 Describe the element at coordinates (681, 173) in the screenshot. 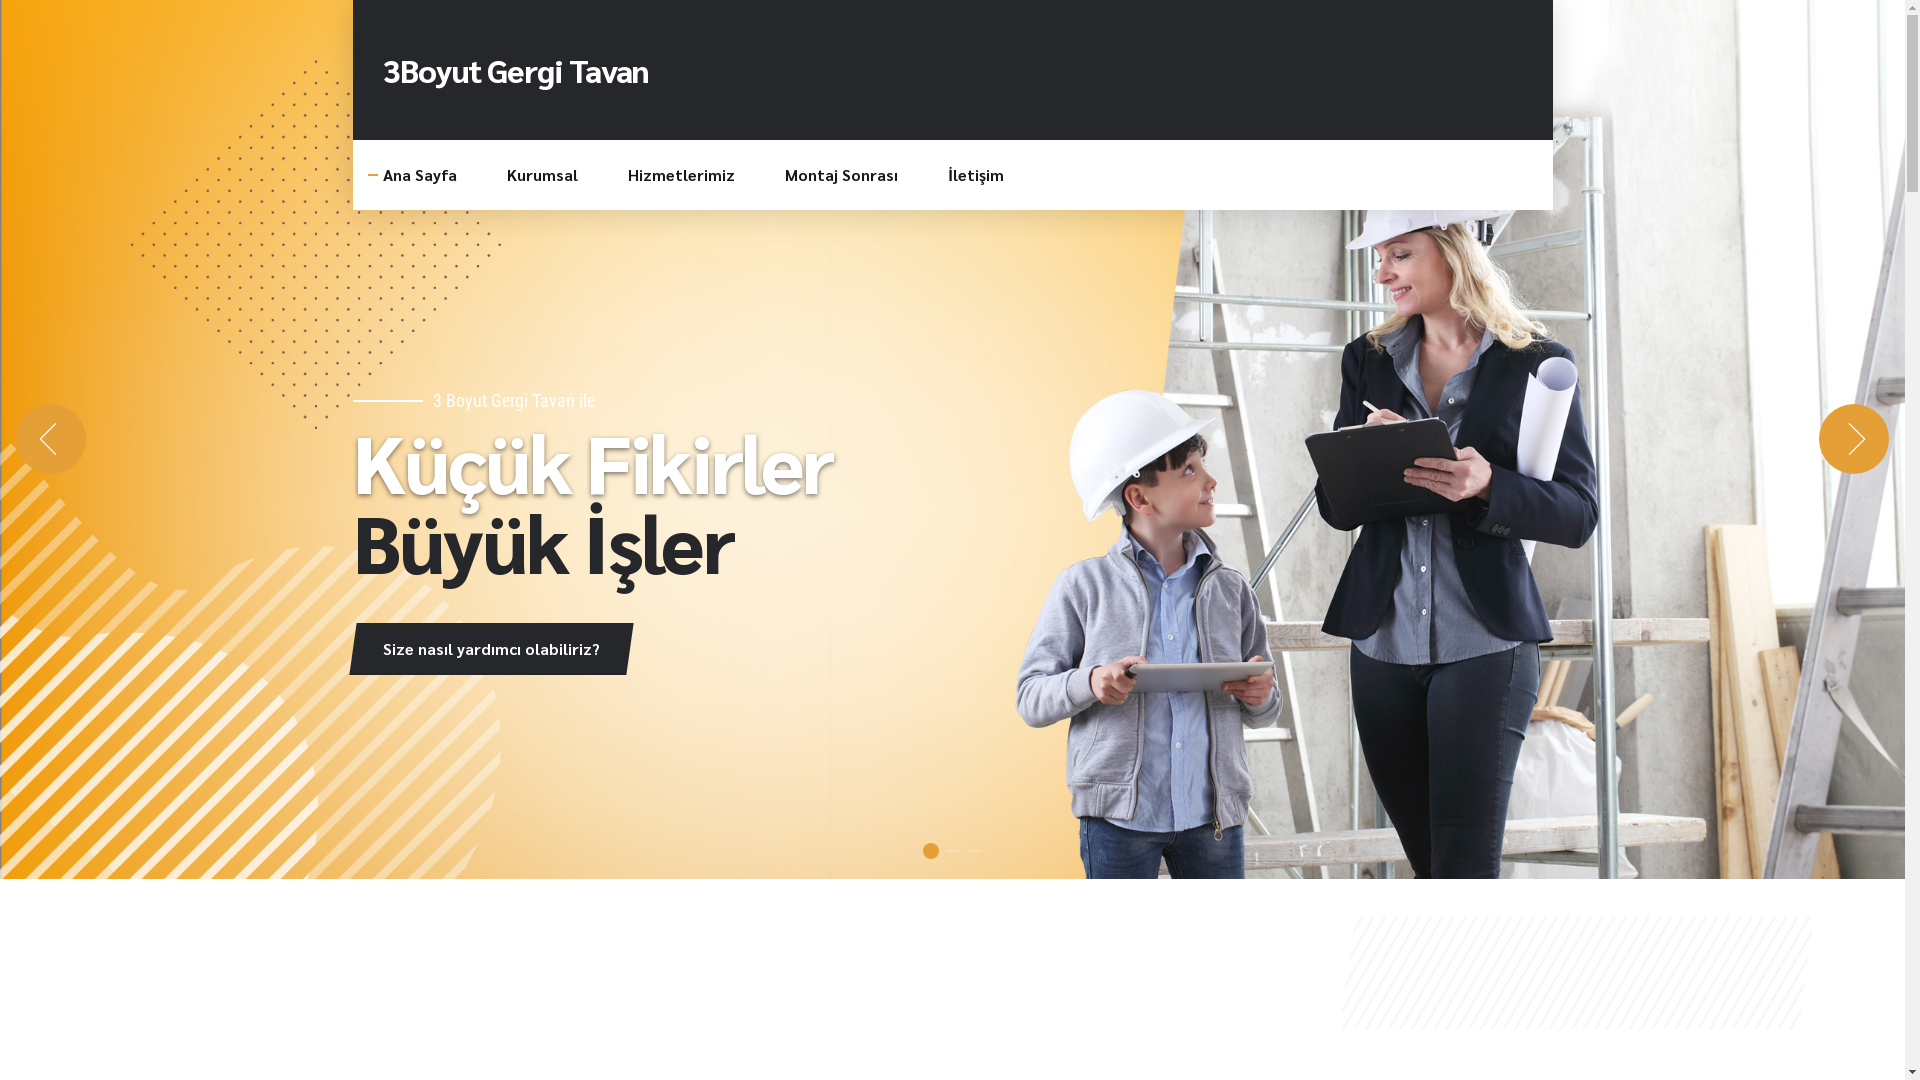

I see `'Hizmetlerimiz'` at that location.